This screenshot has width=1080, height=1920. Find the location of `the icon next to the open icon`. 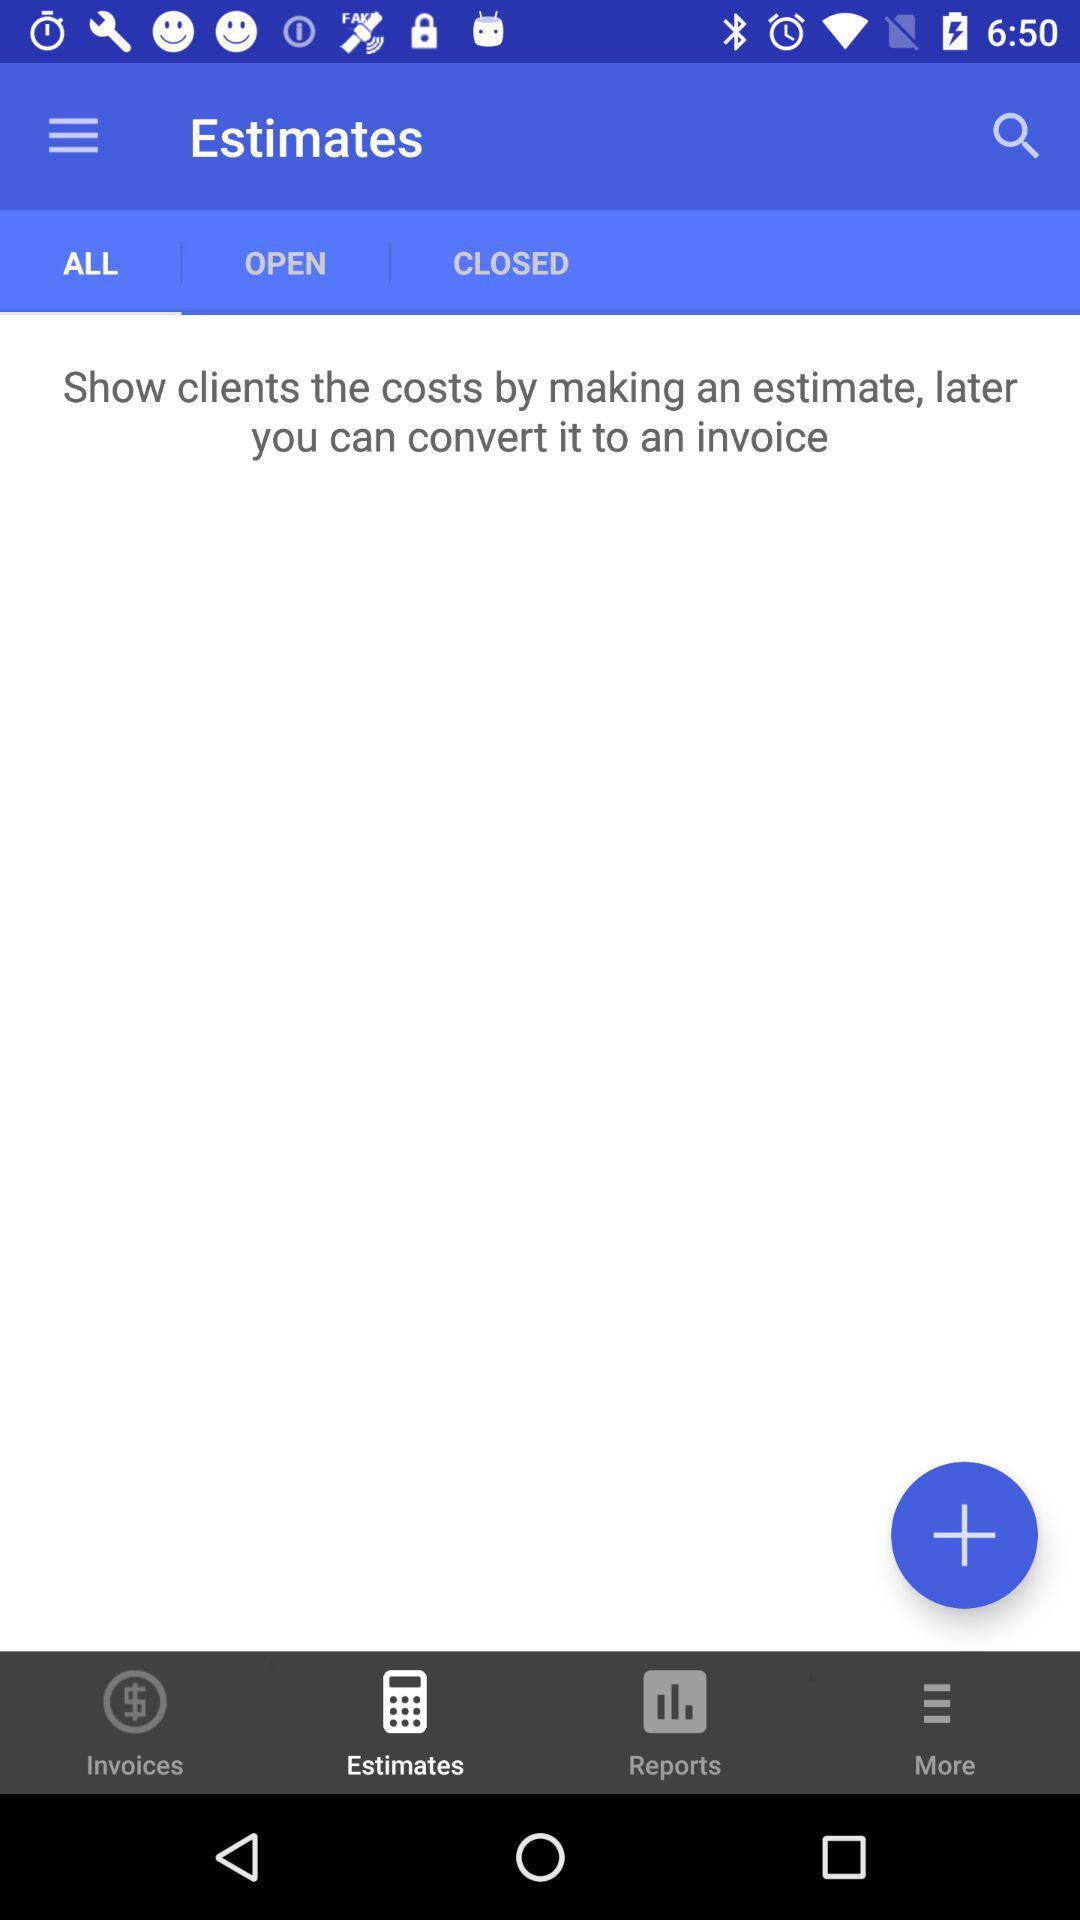

the icon next to the open icon is located at coordinates (72, 135).